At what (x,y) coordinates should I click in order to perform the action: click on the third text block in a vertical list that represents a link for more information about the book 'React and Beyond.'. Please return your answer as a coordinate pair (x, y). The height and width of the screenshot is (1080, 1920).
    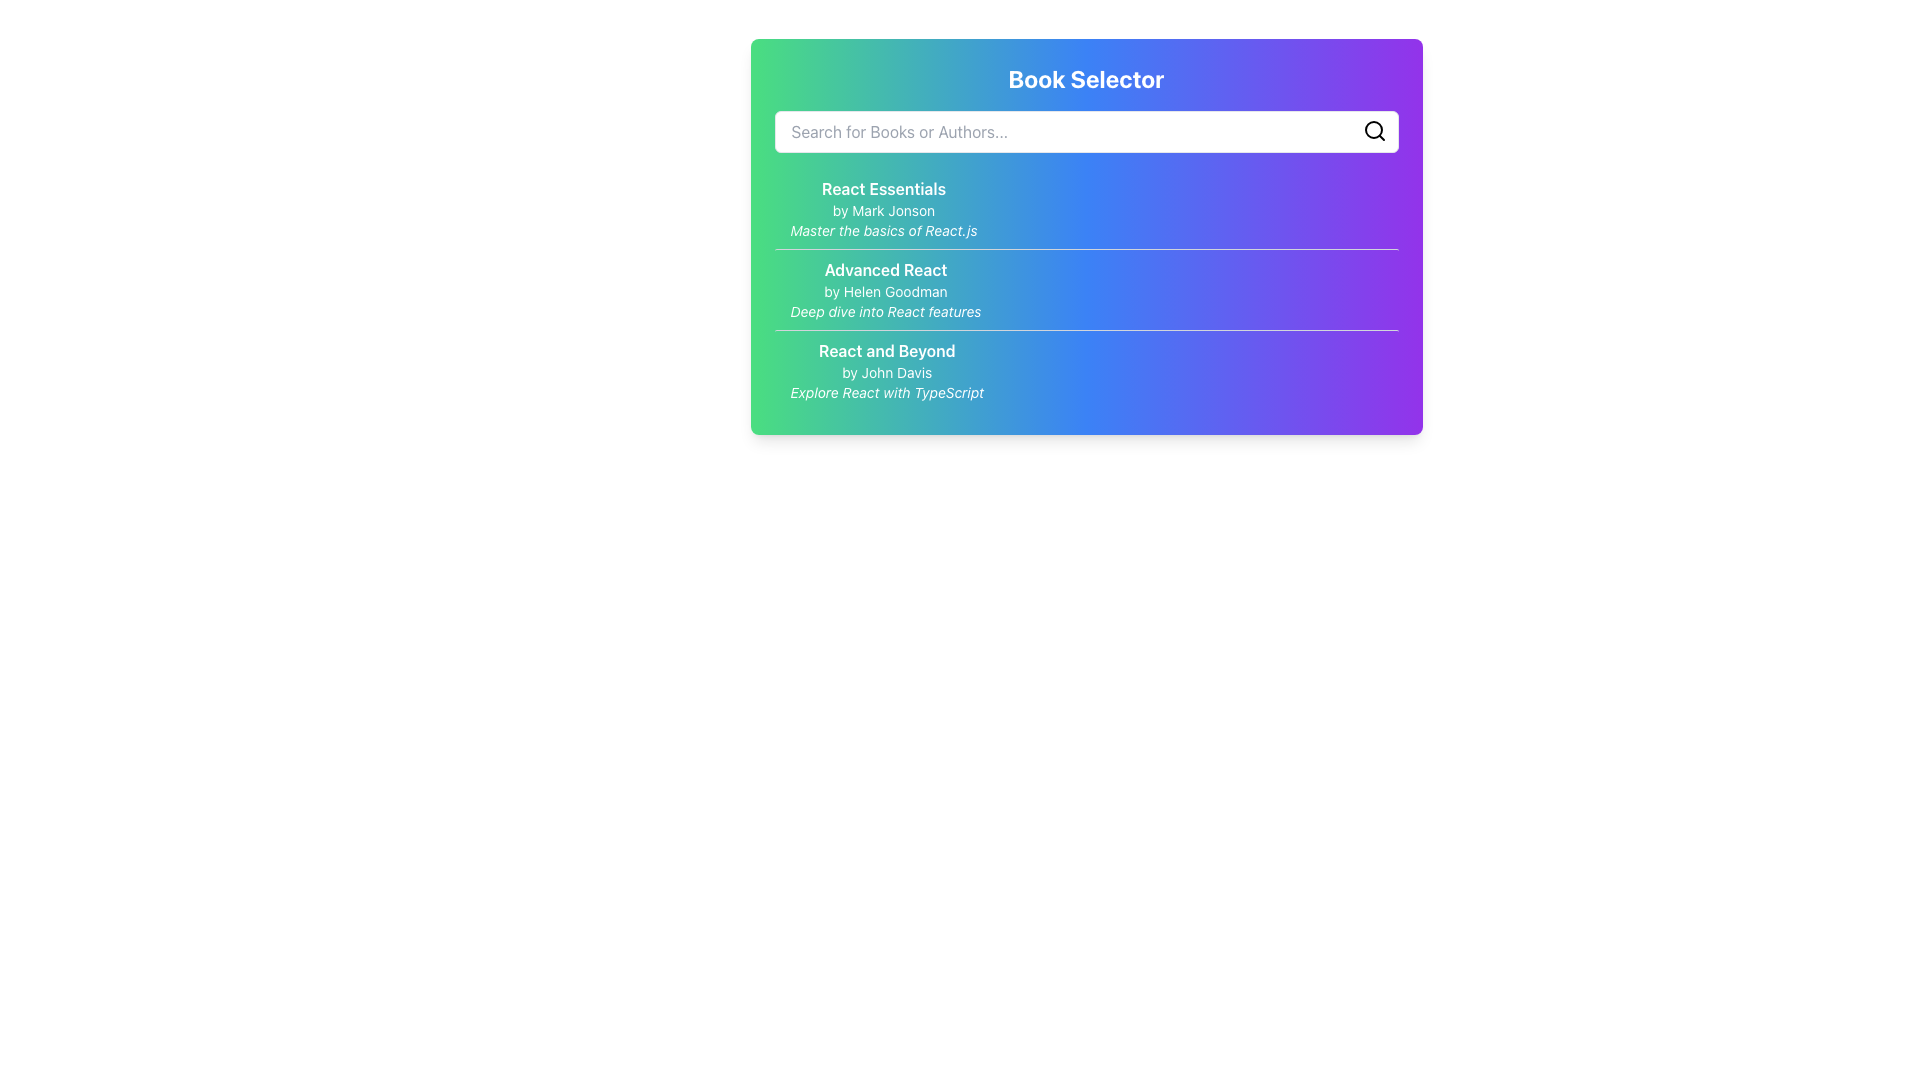
    Looking at the image, I should click on (886, 370).